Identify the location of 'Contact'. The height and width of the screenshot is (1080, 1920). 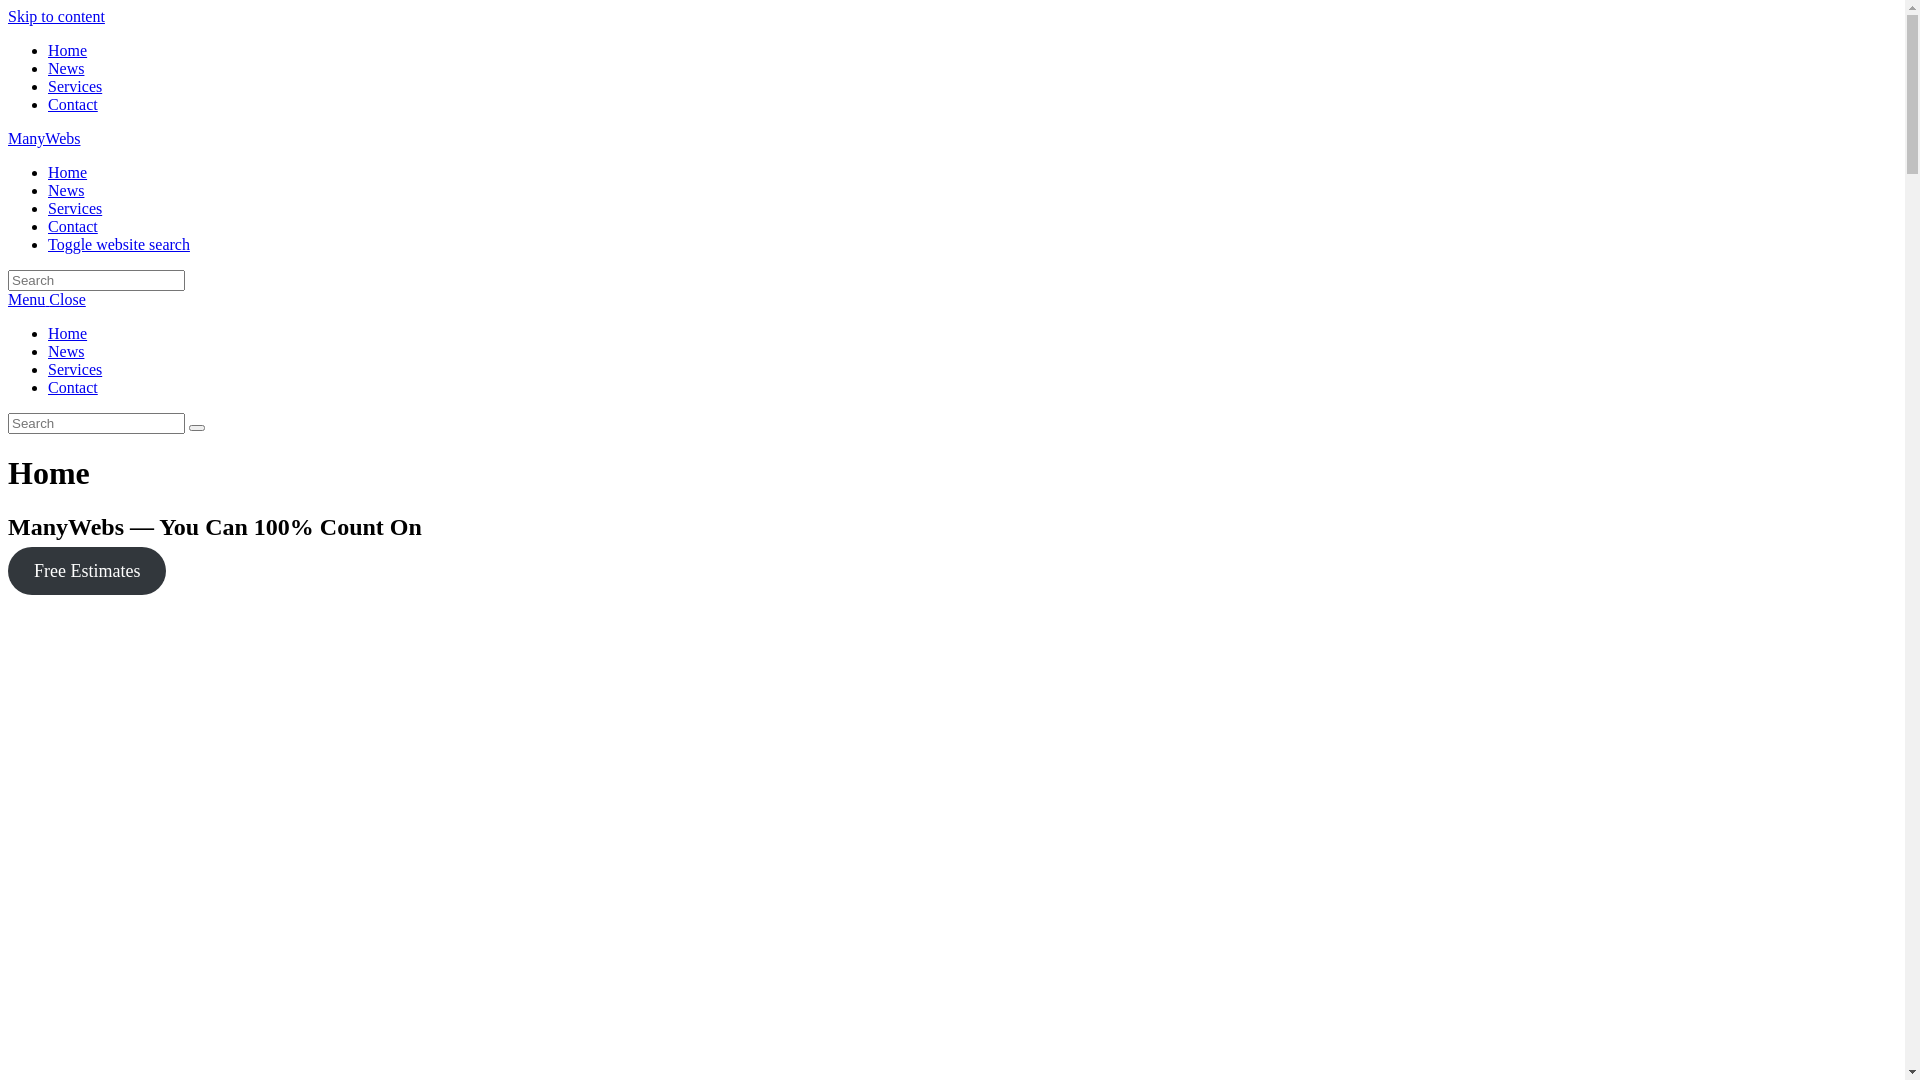
(72, 104).